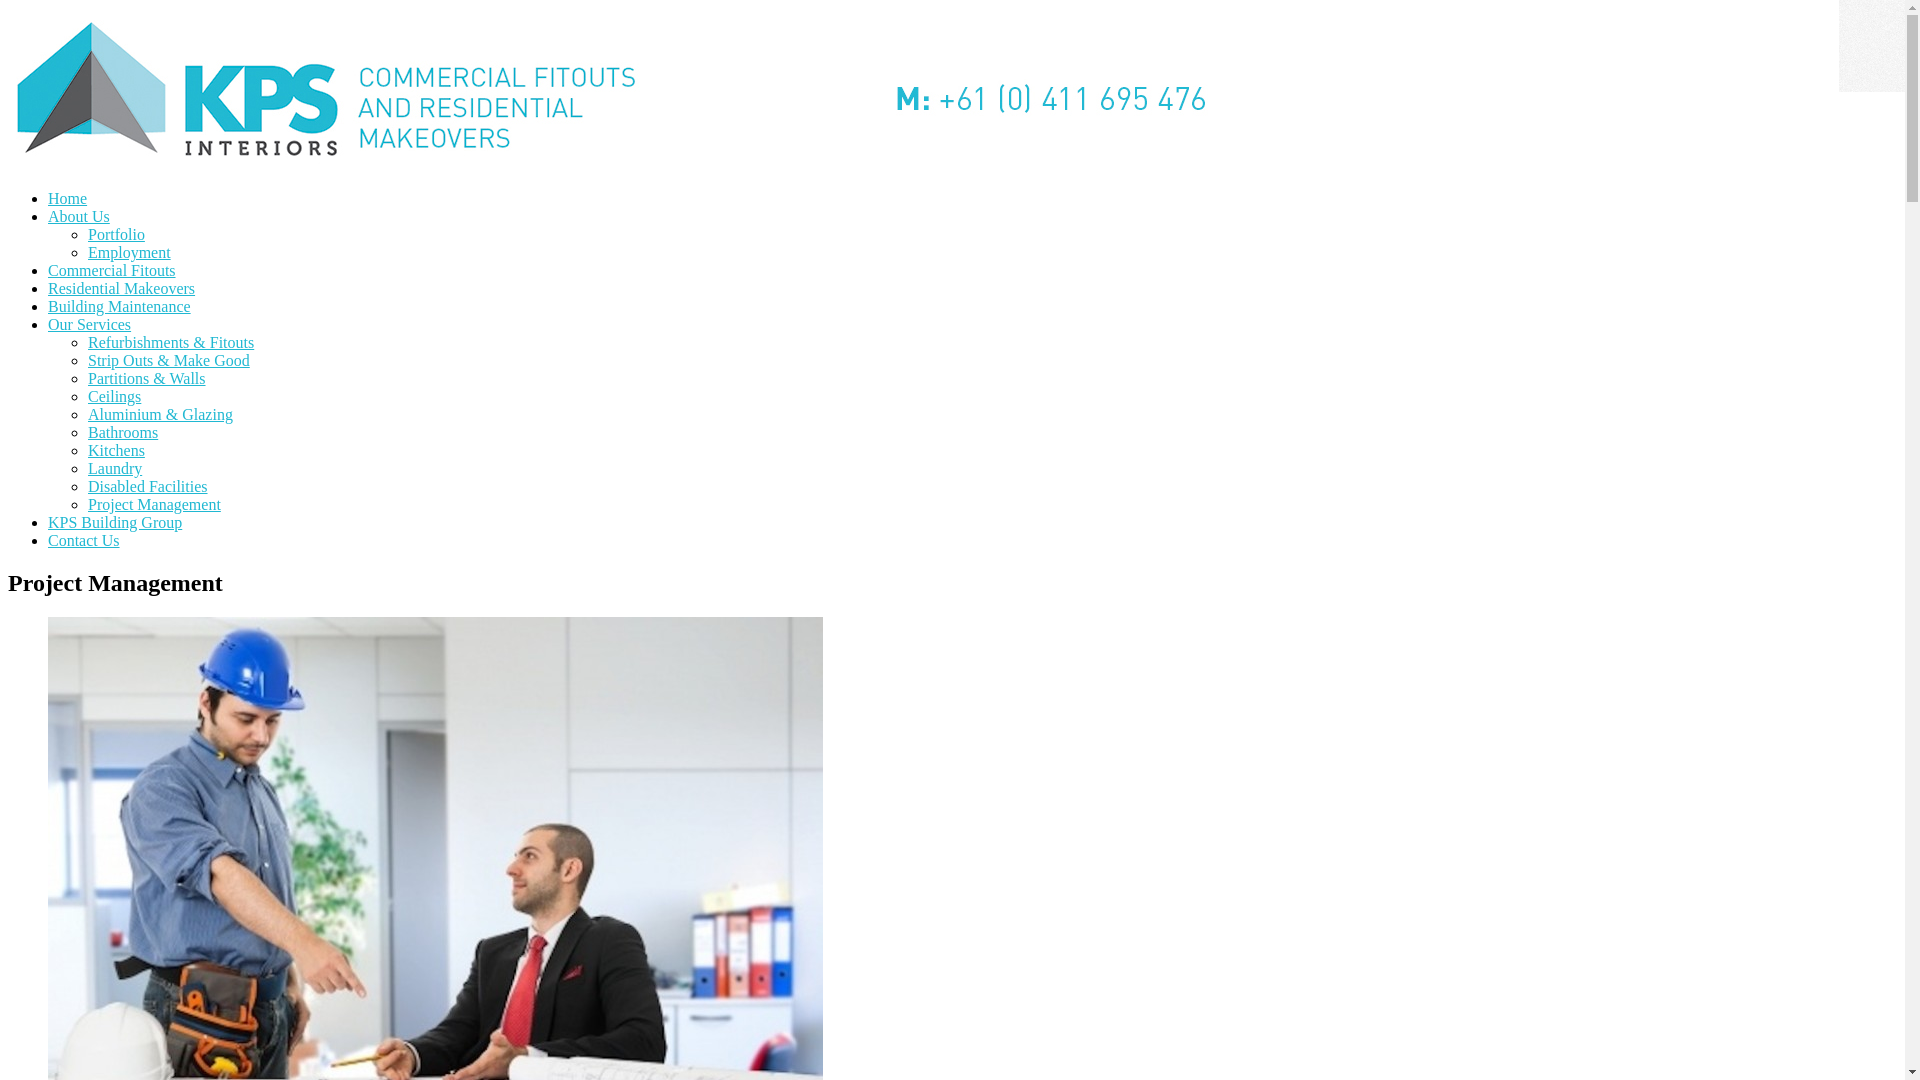 This screenshot has height=1080, width=1920. What do you see at coordinates (168, 360) in the screenshot?
I see `'Strip Outs & Make Good'` at bounding box center [168, 360].